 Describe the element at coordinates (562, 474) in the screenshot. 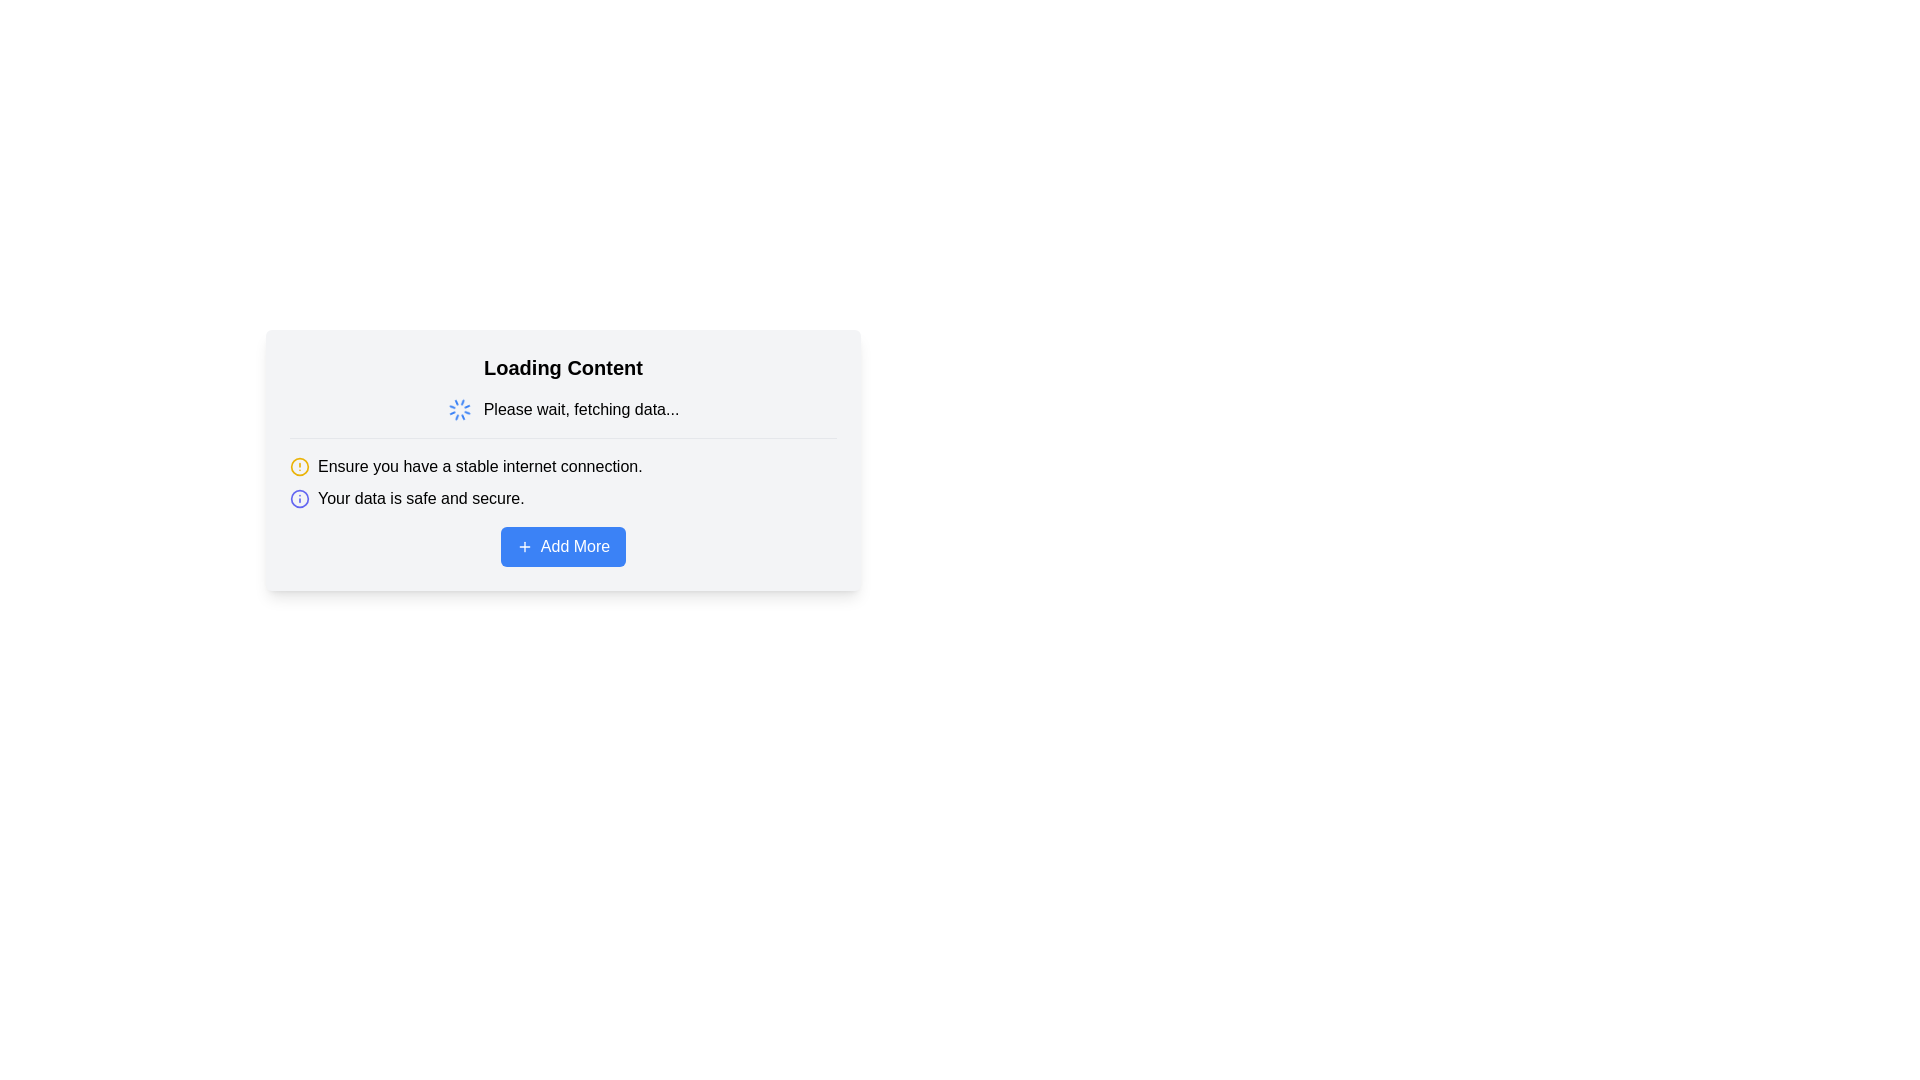

I see `the informational text element that provides users with alerts about internet stability and data security, located below 'Loading Content' and above the 'Add More' button` at that location.